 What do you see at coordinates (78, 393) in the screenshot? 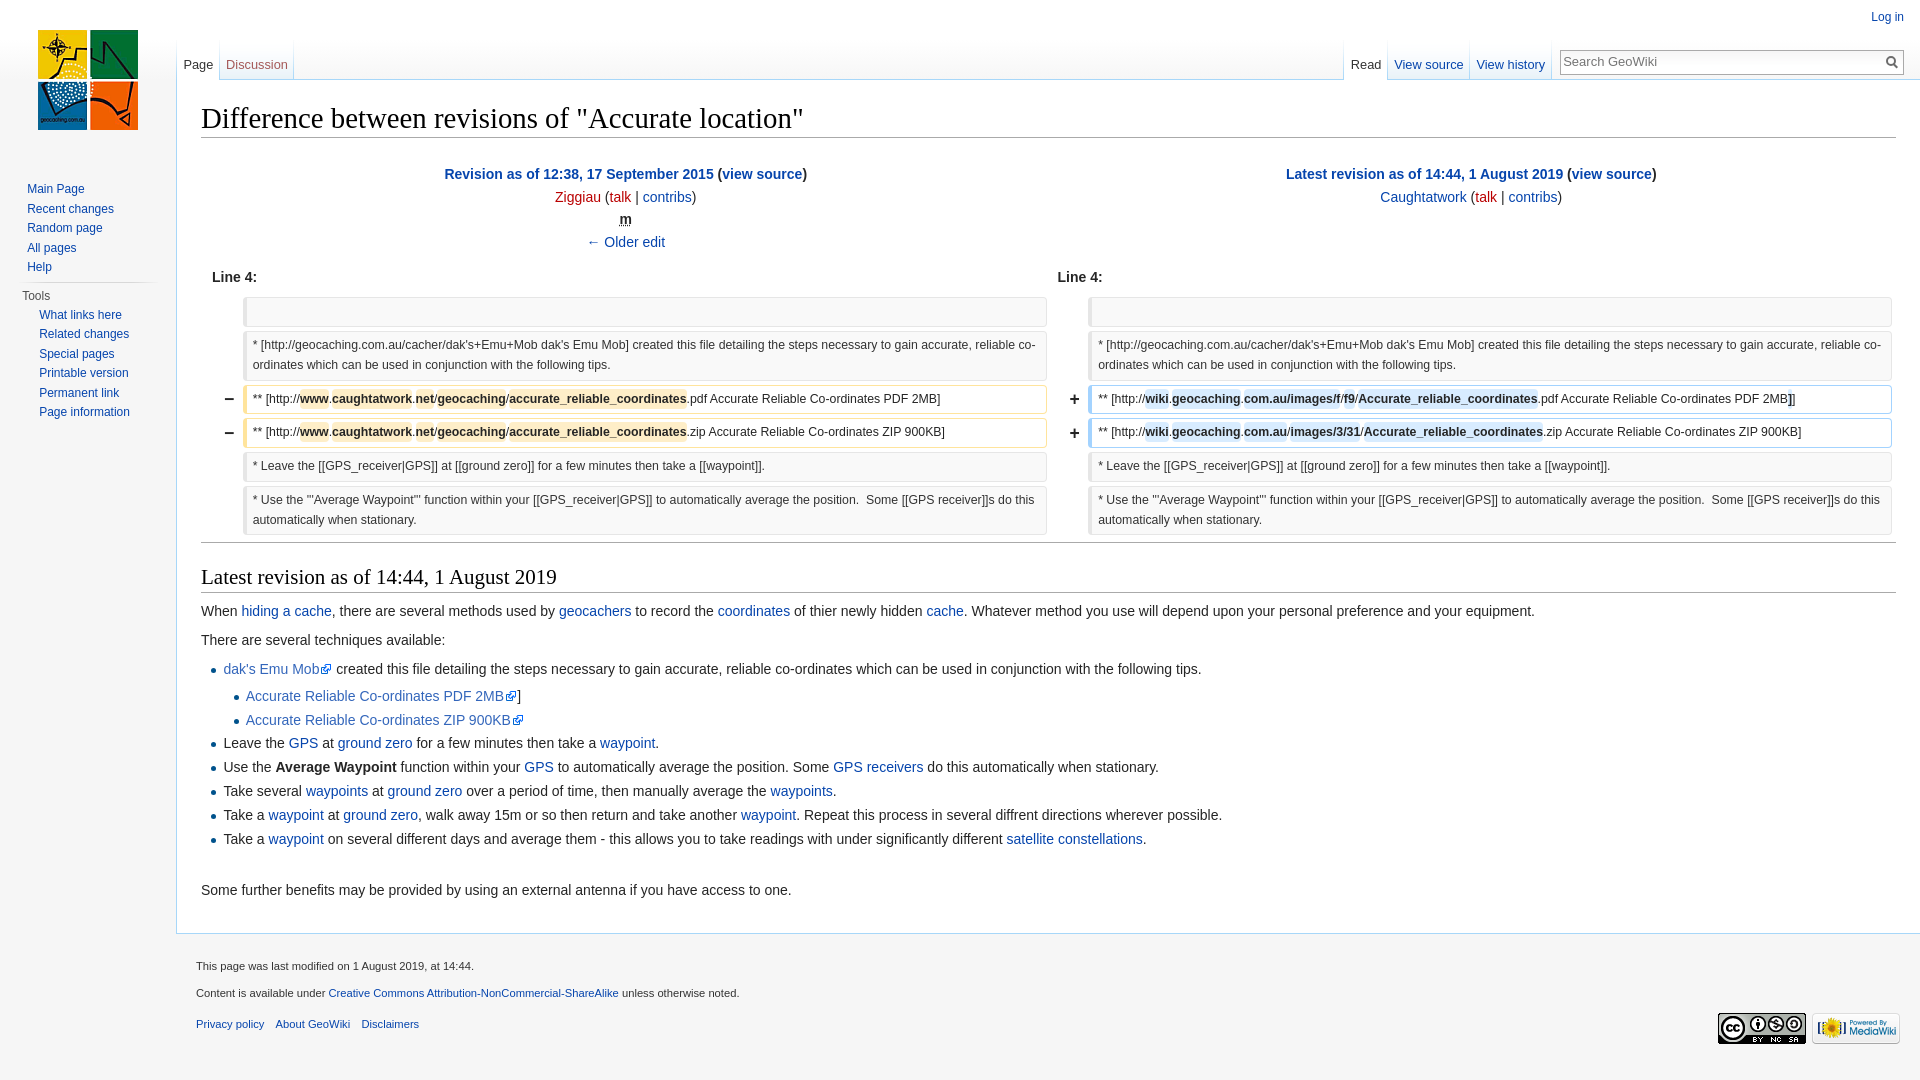
I see `'Permanent link'` at bounding box center [78, 393].